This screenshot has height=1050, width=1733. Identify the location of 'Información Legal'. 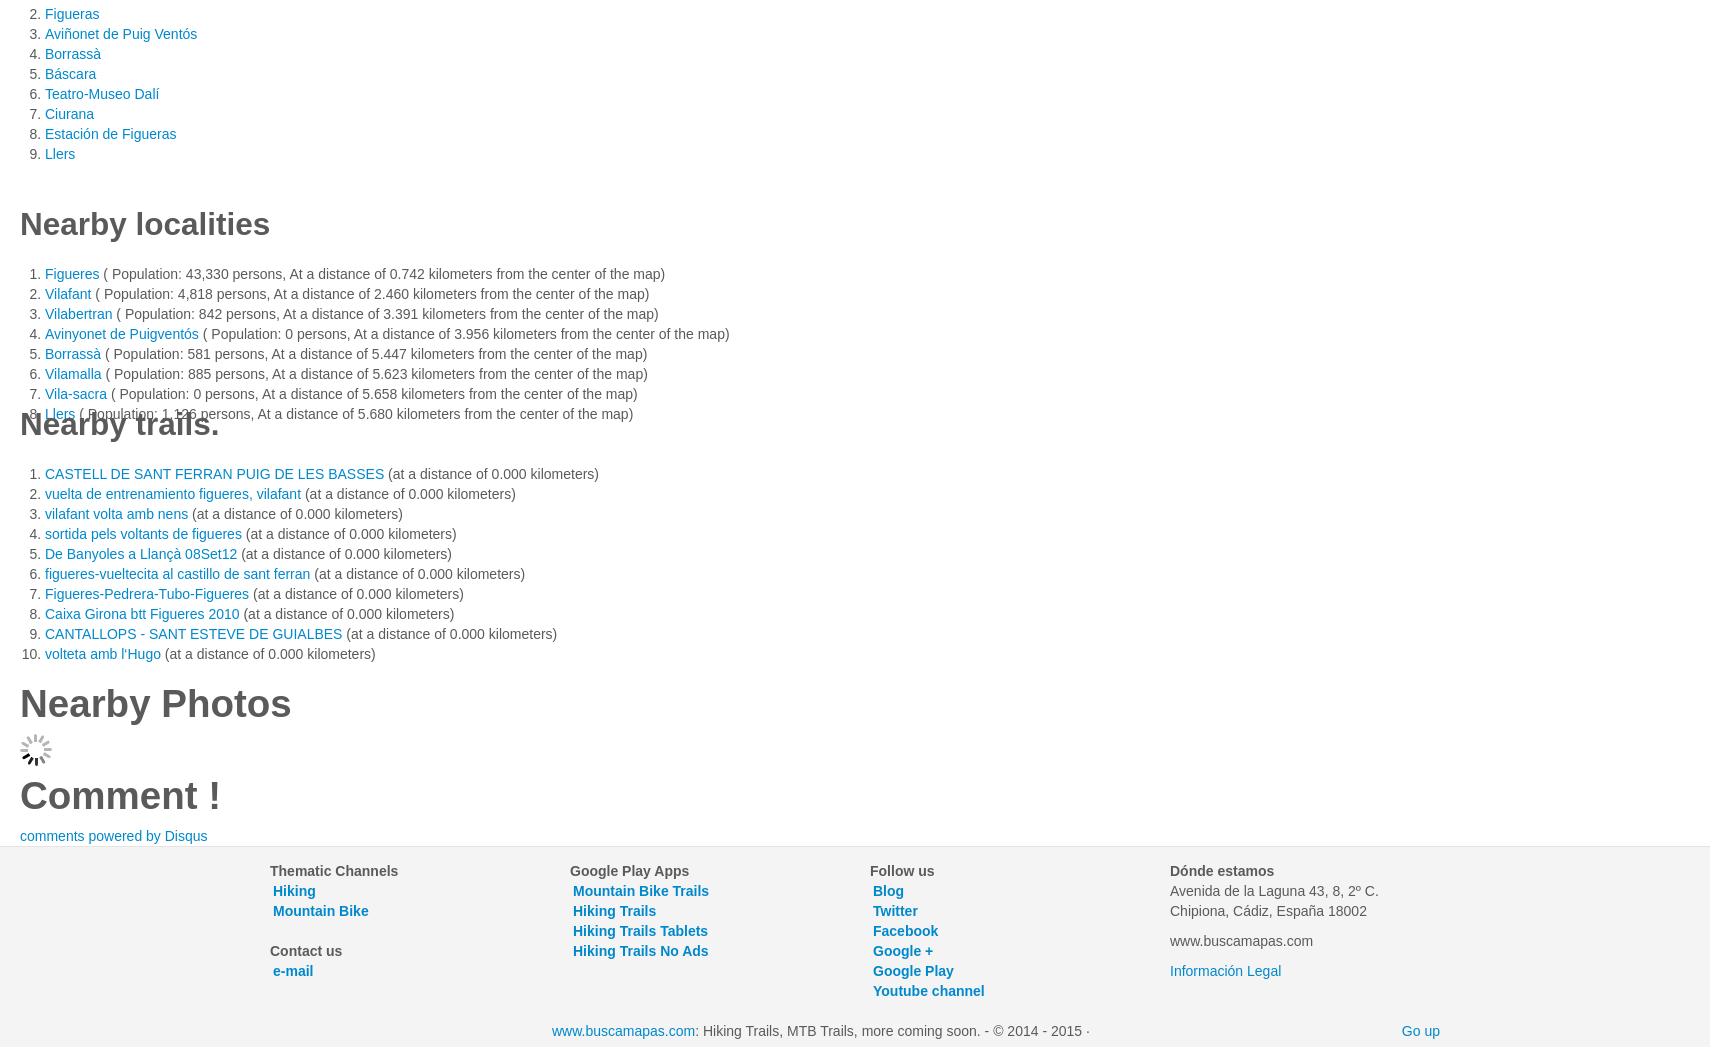
(1169, 968).